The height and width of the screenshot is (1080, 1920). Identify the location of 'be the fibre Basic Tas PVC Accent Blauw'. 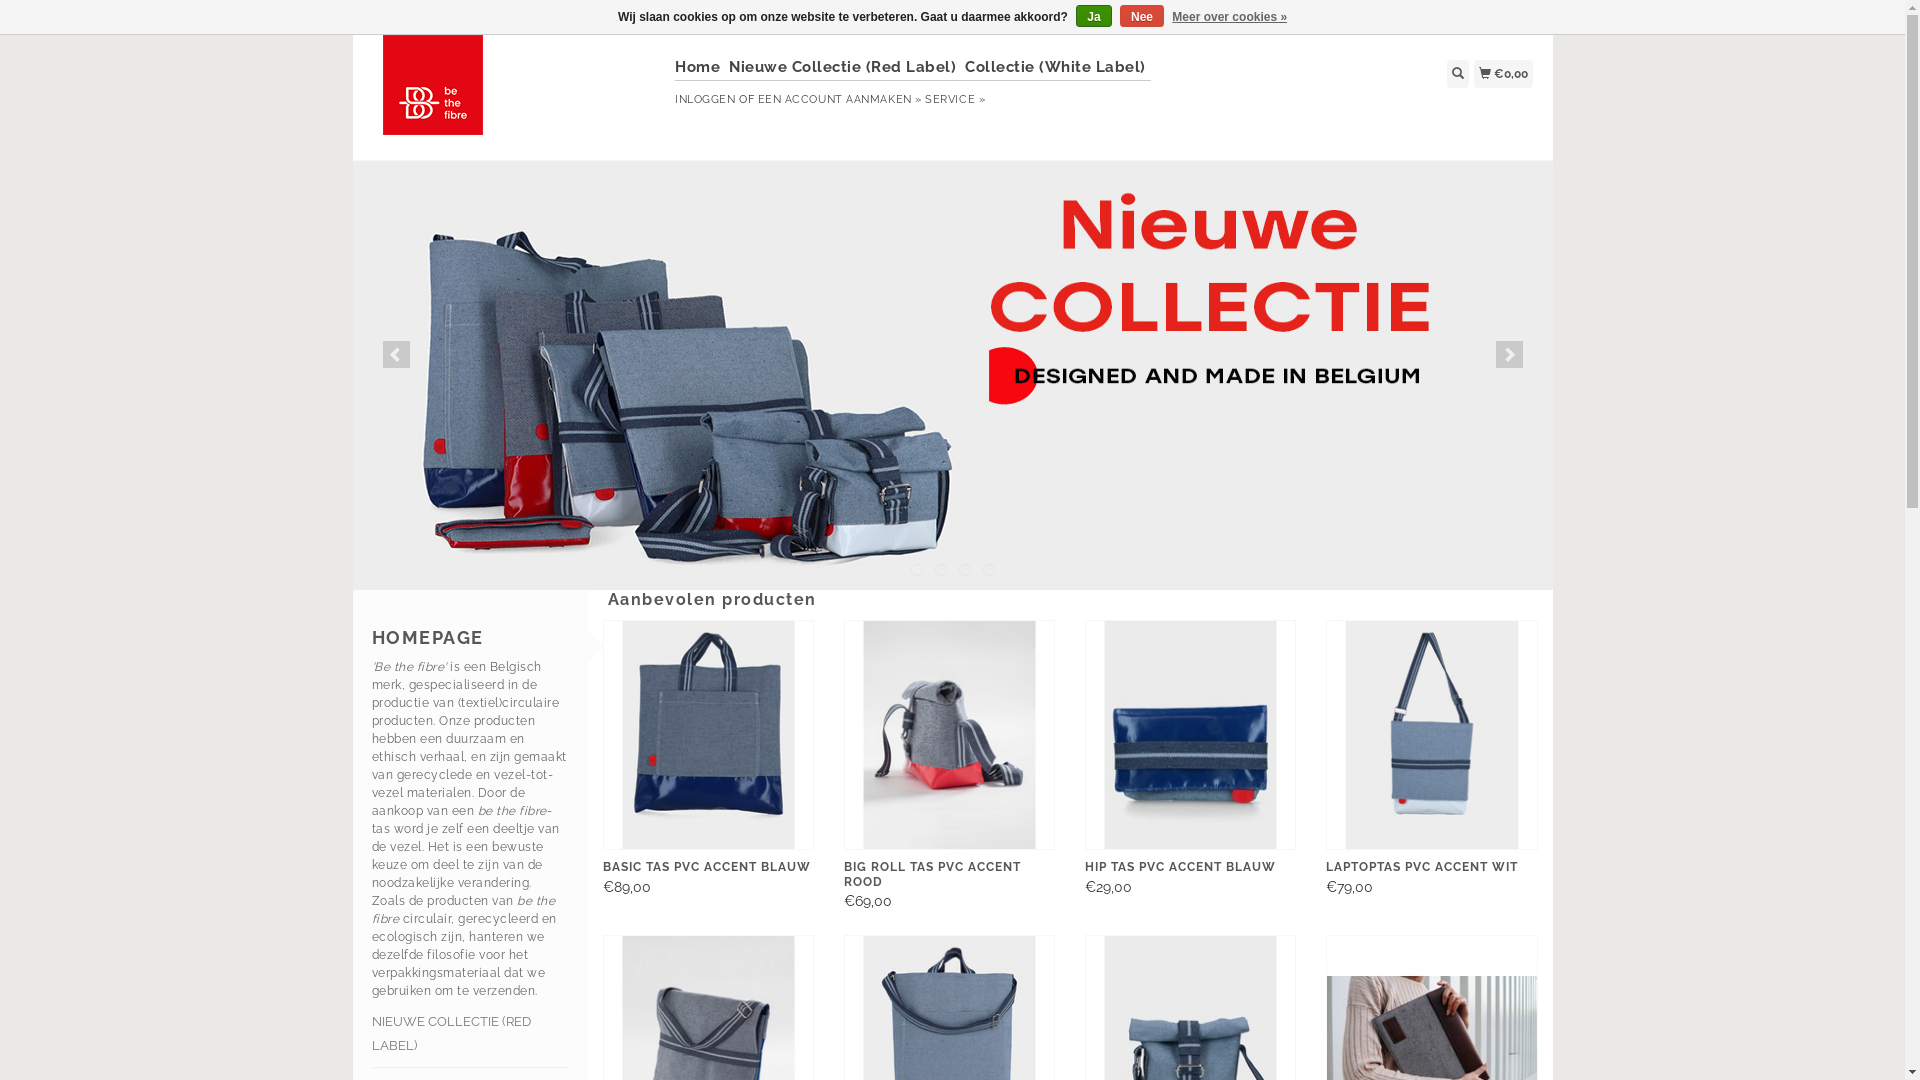
(708, 735).